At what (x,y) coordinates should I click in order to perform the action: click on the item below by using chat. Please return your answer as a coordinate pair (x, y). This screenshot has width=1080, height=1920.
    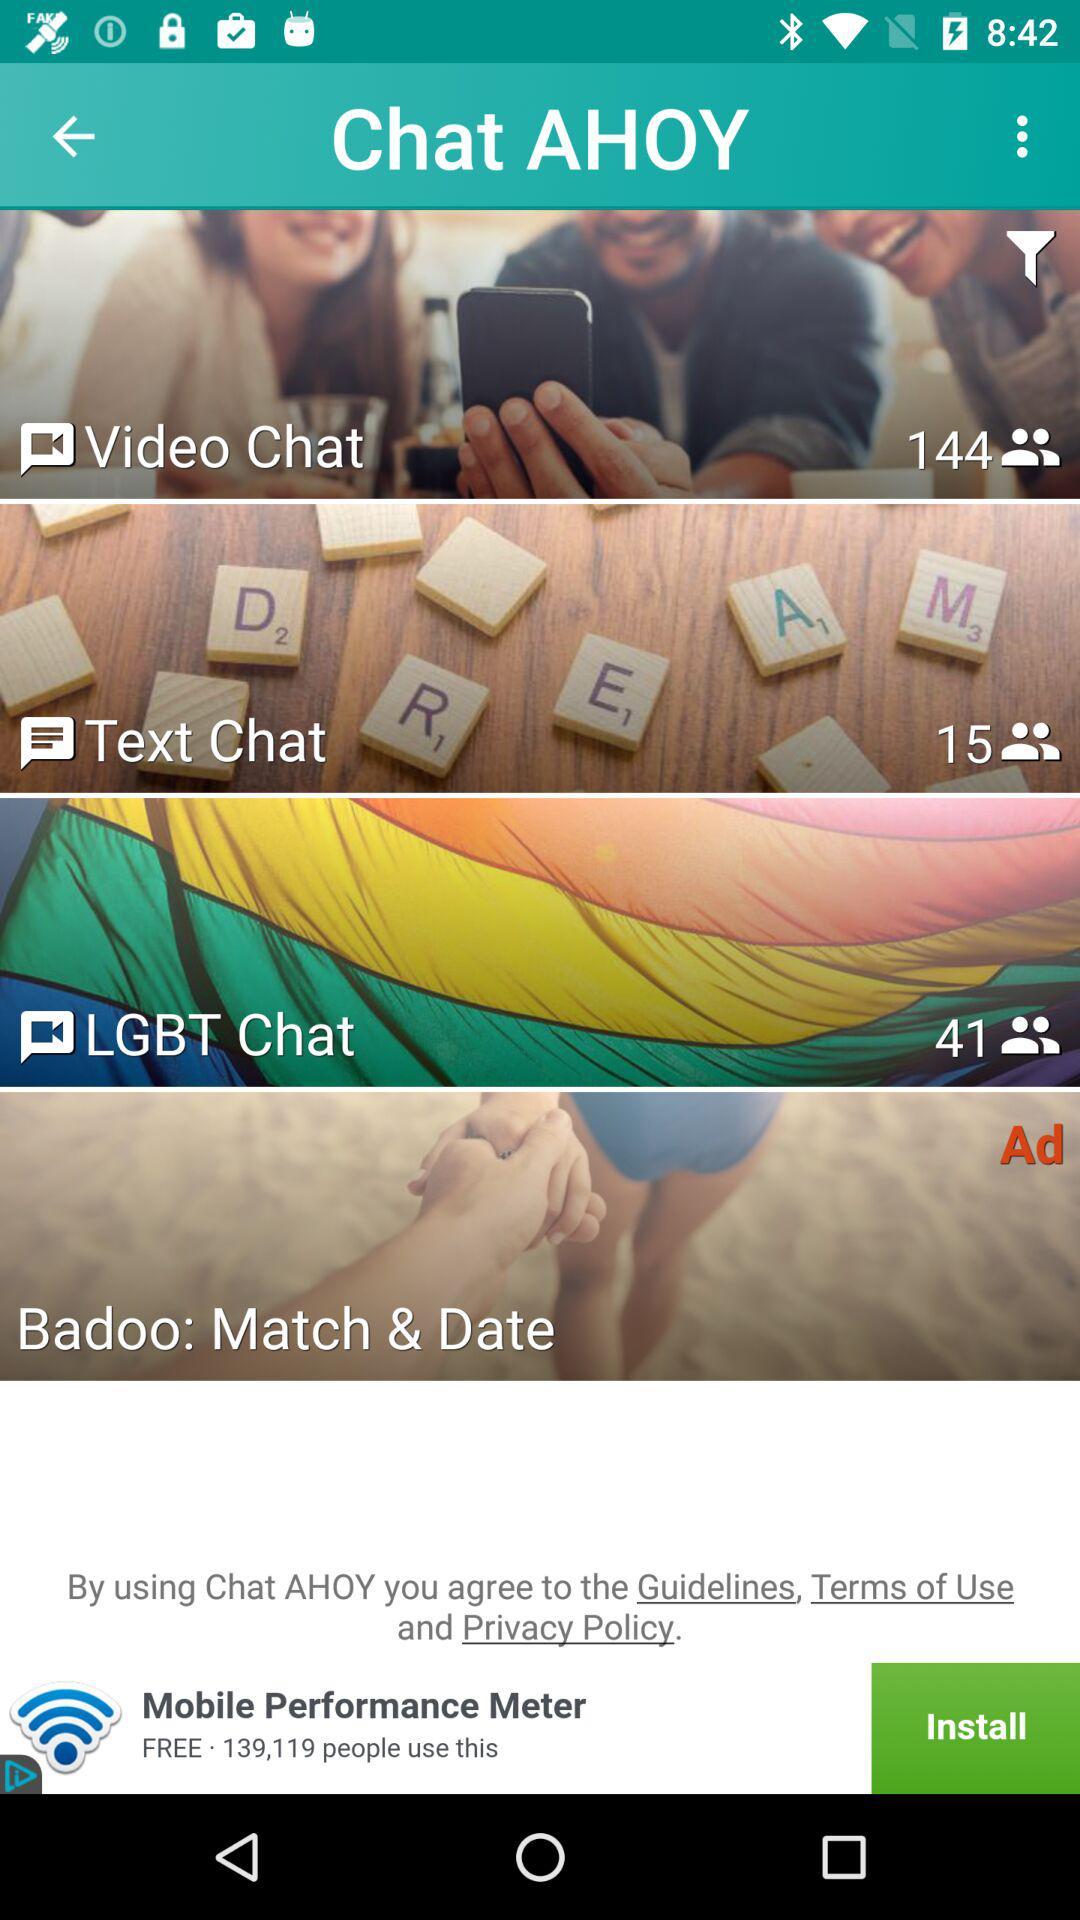
    Looking at the image, I should click on (540, 1727).